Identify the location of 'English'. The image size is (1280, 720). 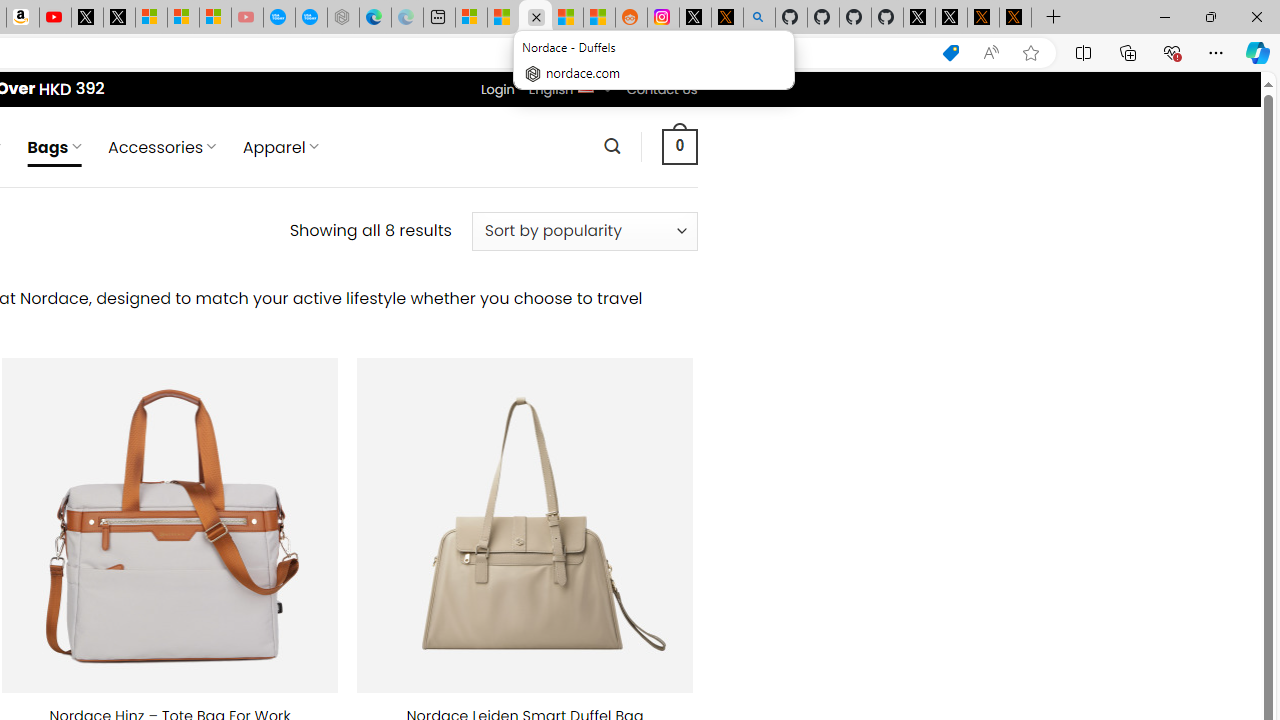
(585, 85).